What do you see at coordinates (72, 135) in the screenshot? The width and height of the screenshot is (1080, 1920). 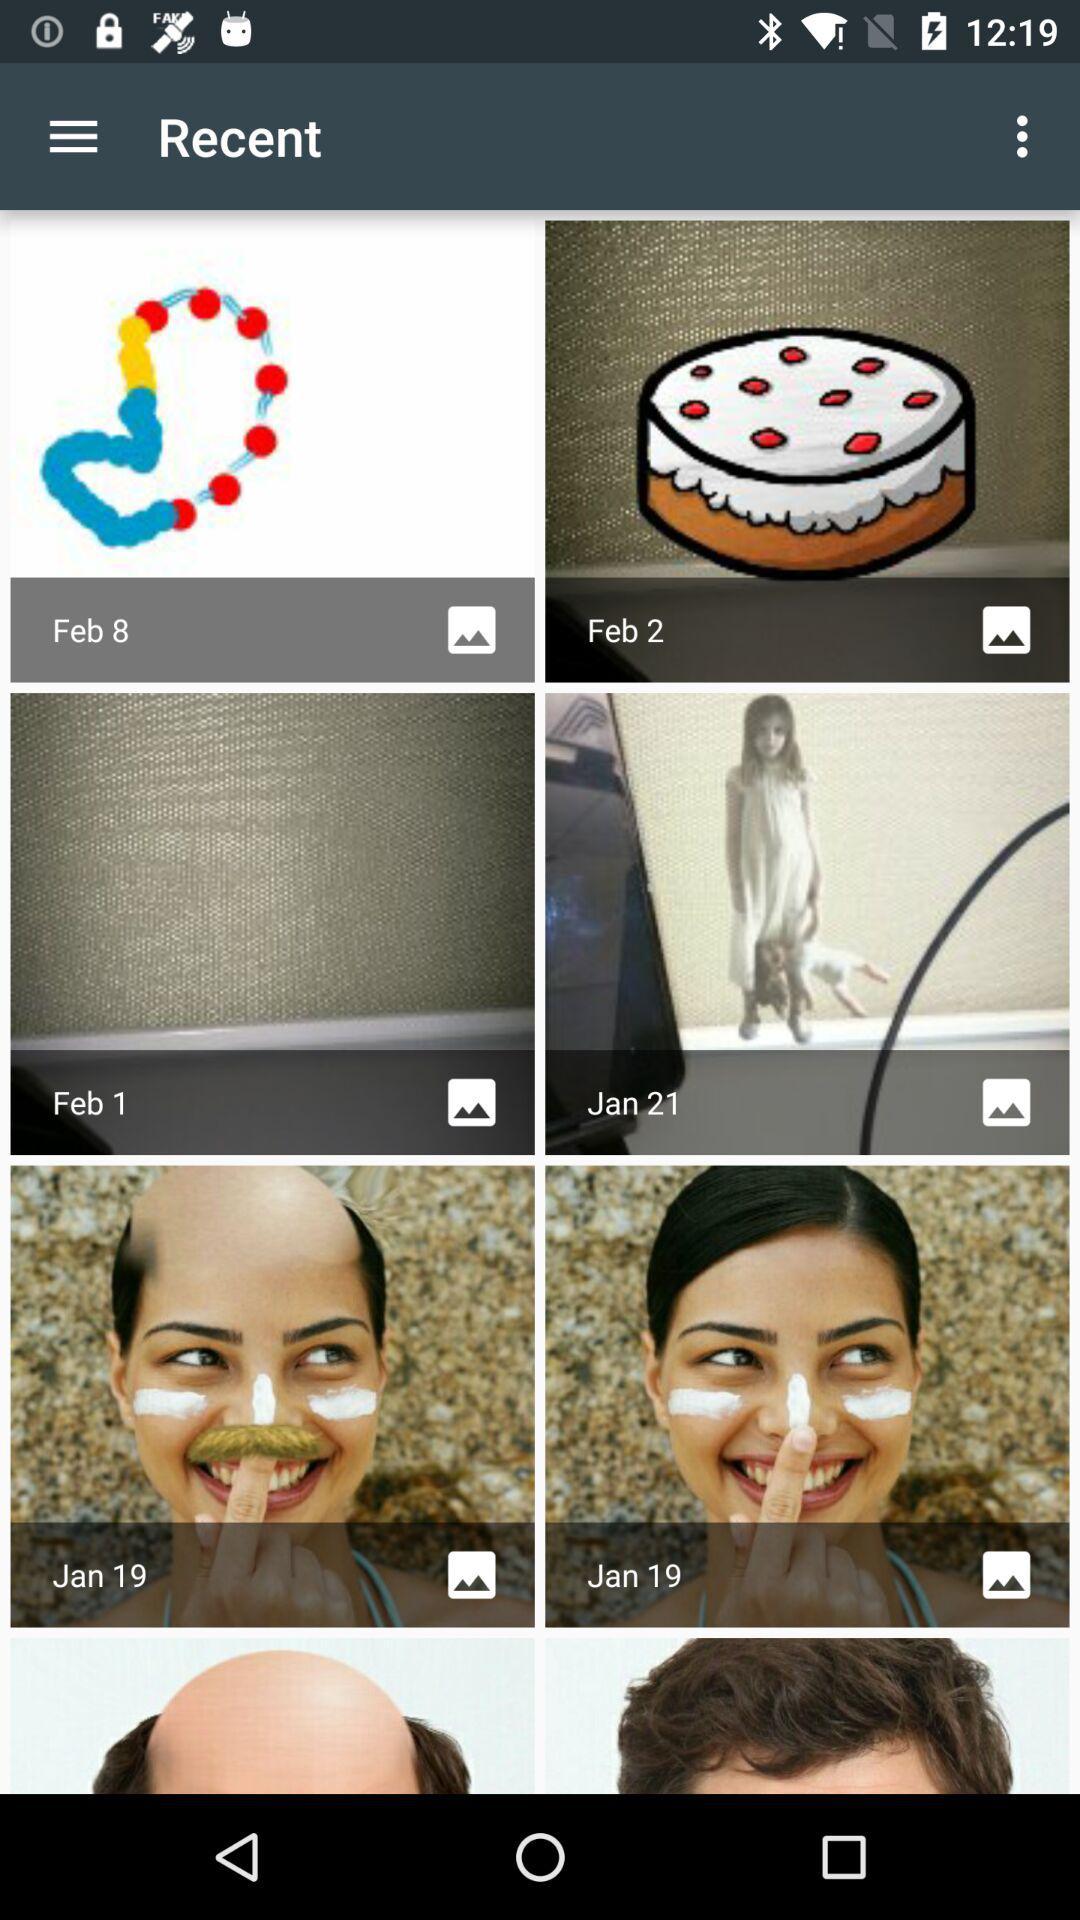 I see `the app next to recent app` at bounding box center [72, 135].